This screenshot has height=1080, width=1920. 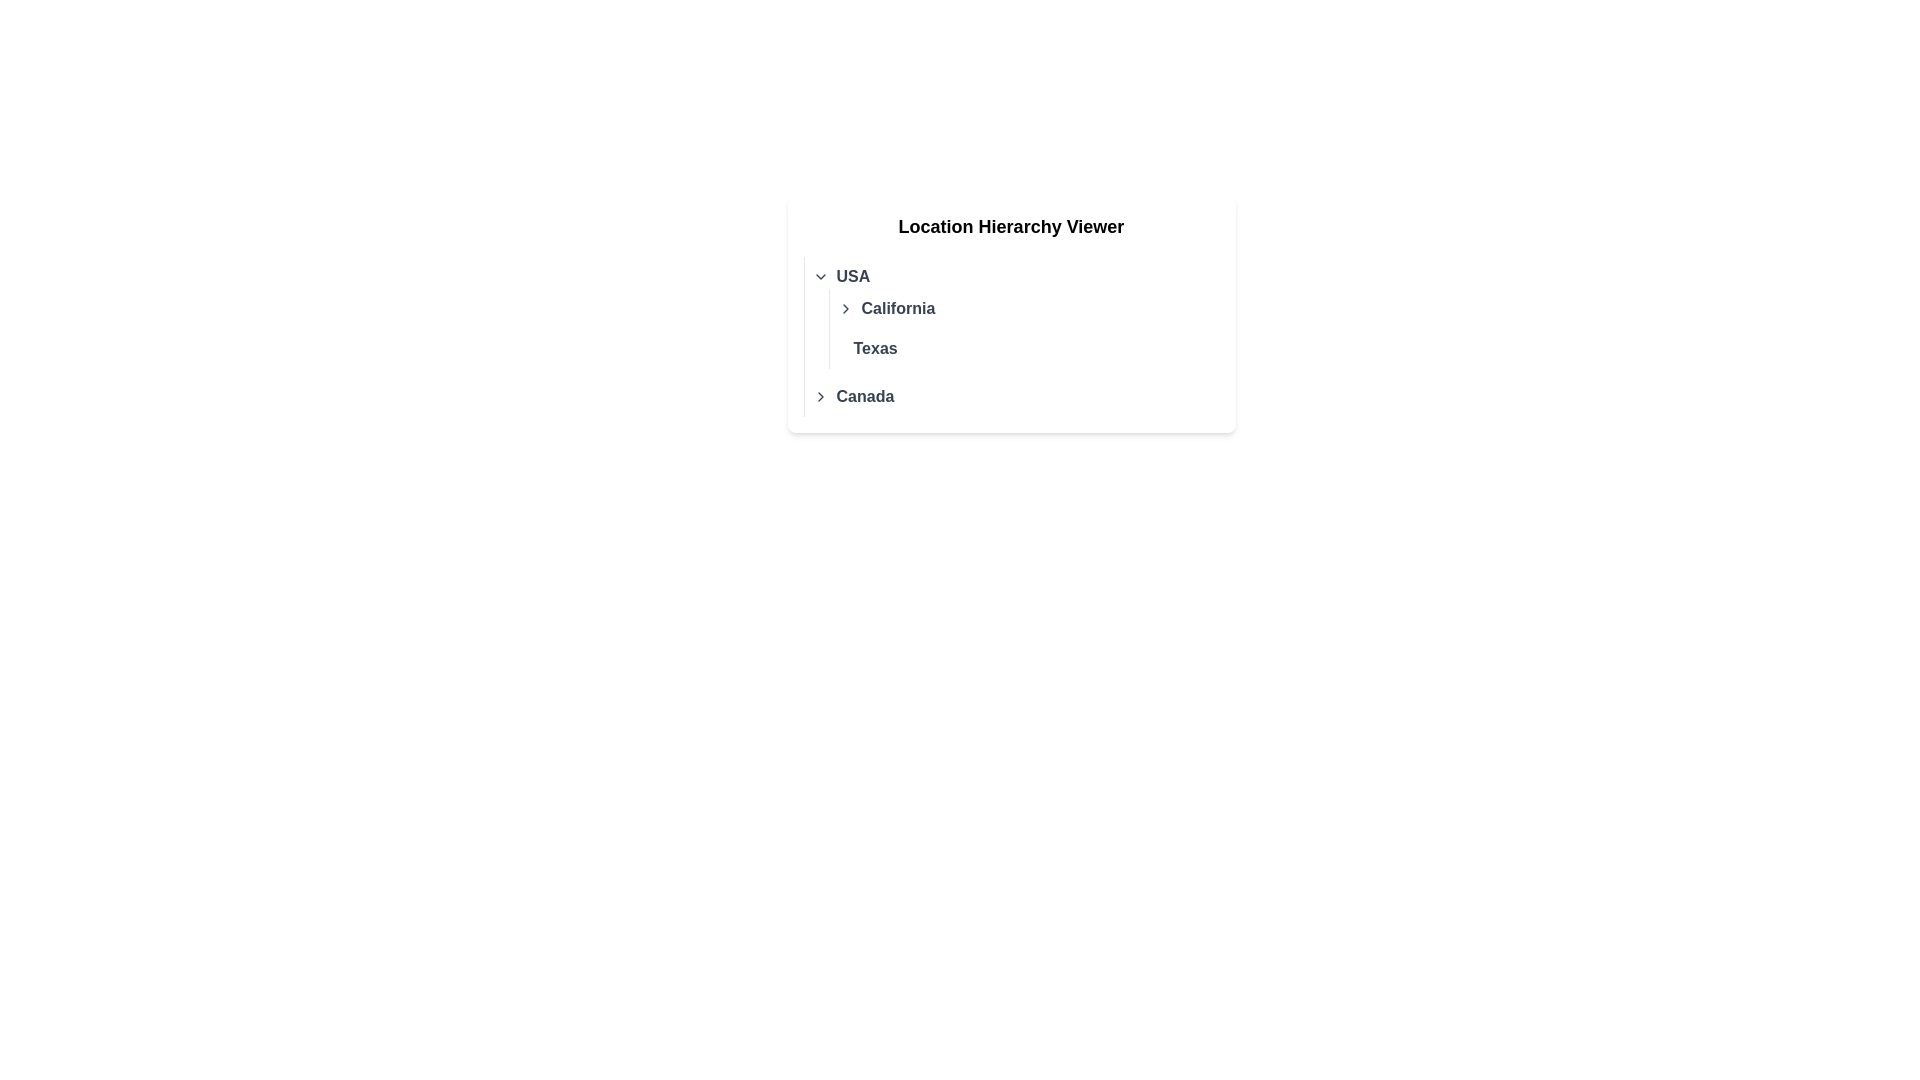 I want to click on the 'USA' category text label within the Location Hierarchy Viewer, so click(x=853, y=277).